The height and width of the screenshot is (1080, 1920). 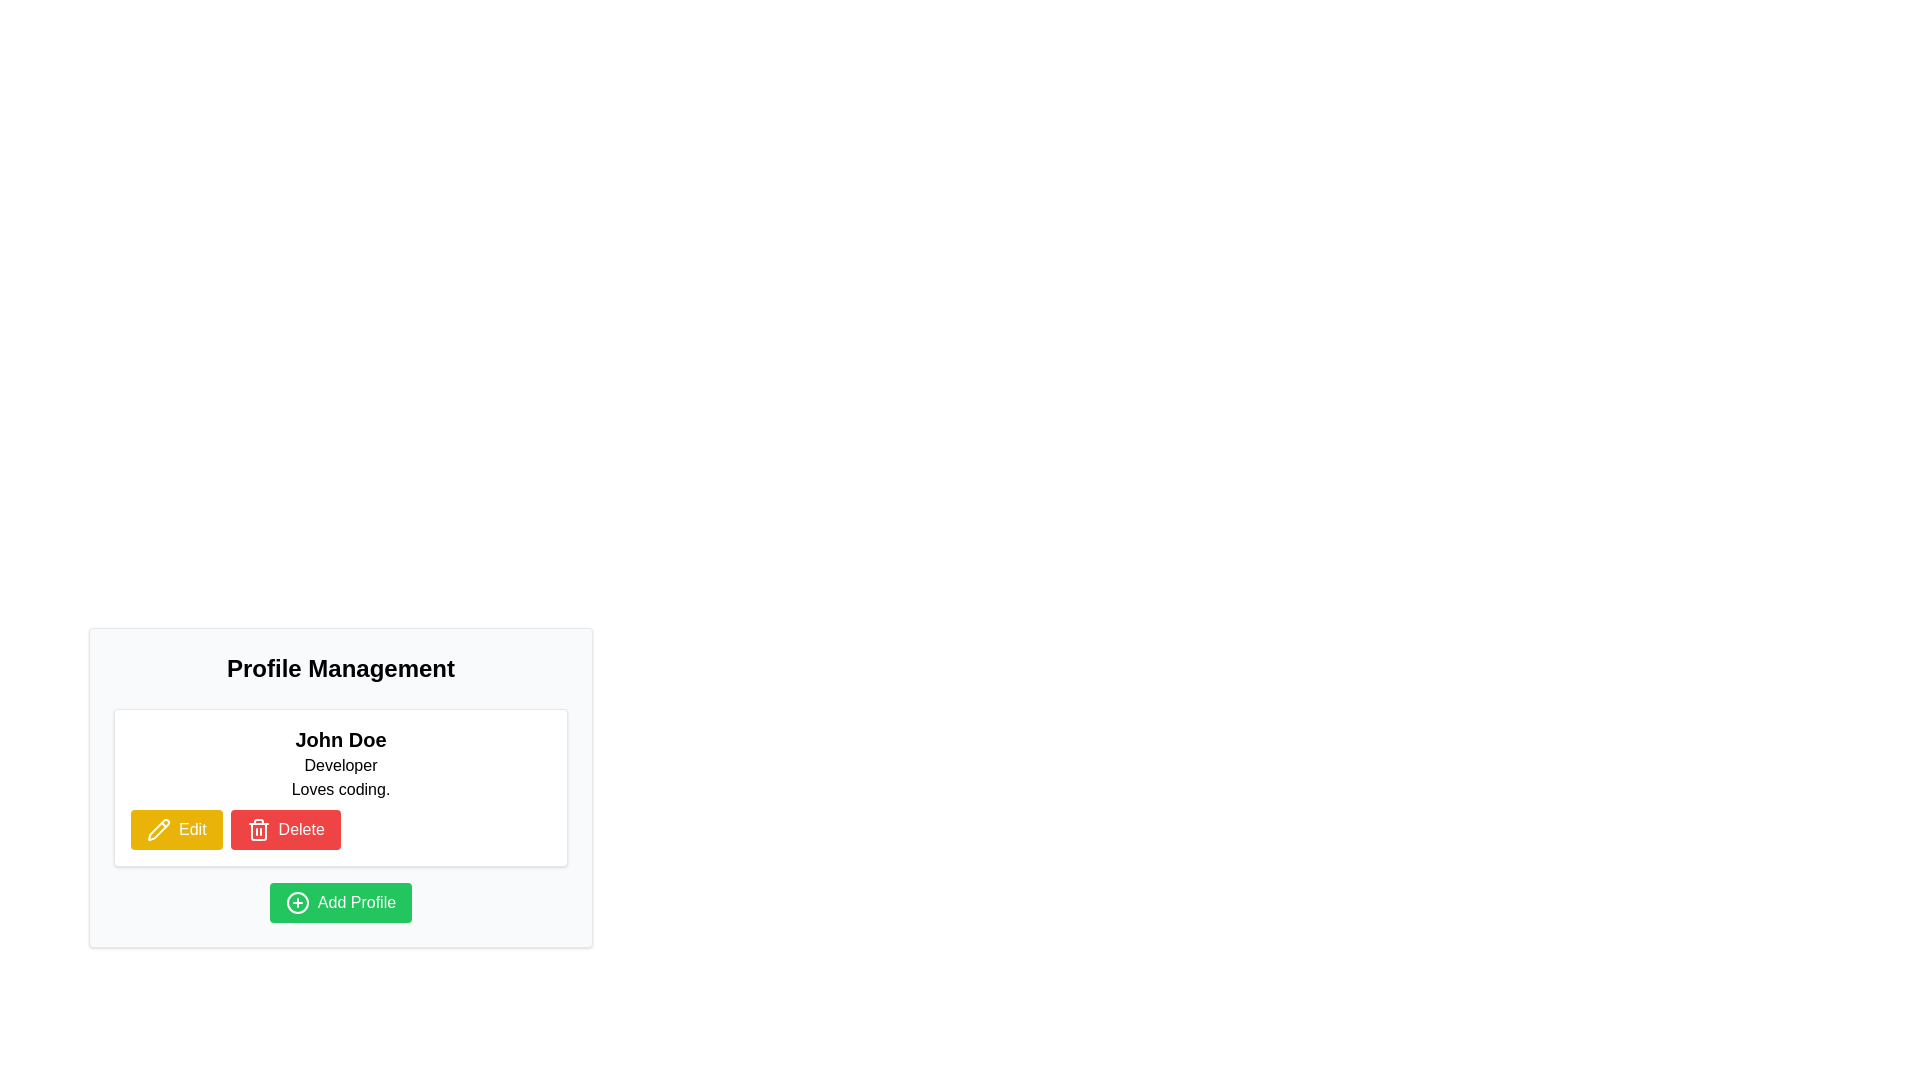 I want to click on the SVG Circle graphic that is part of the 'Add Profile' button, which is centrally aligned with the button's text, so click(x=296, y=902).